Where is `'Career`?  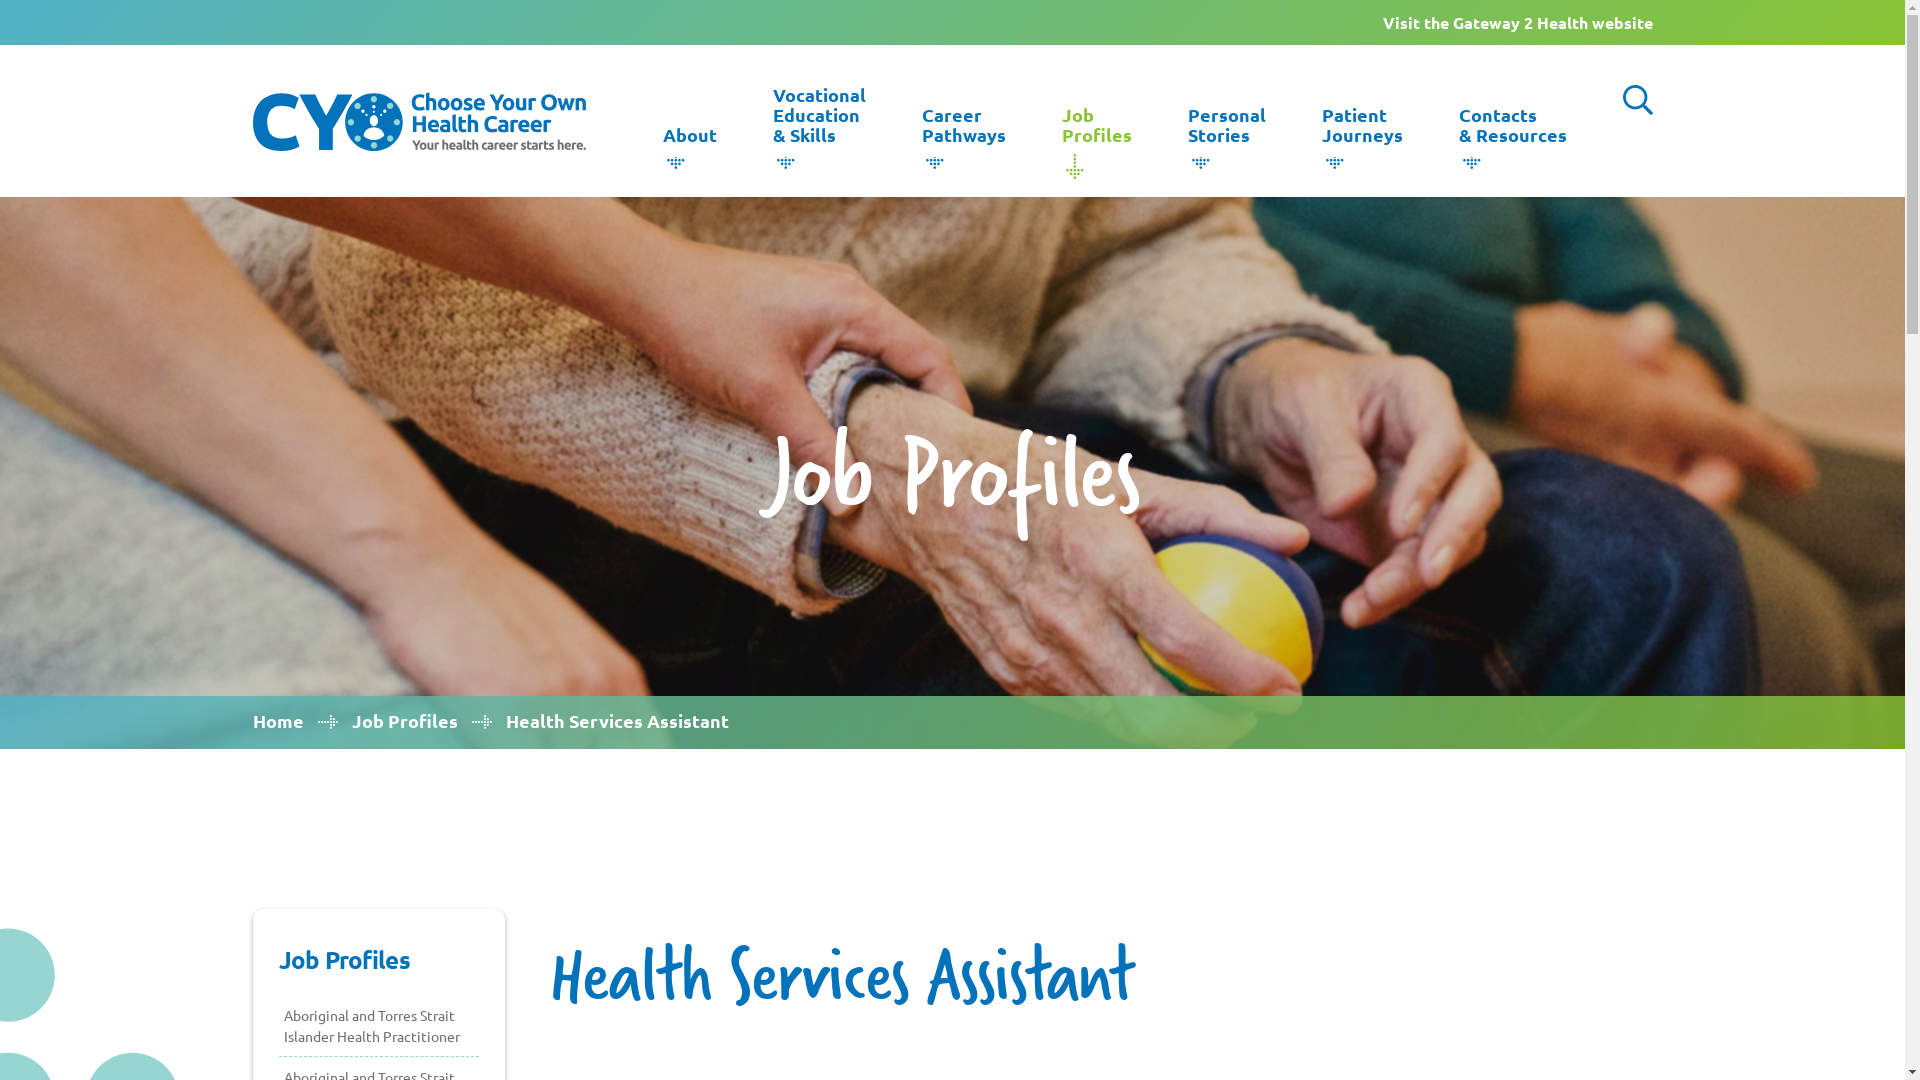
'Career is located at coordinates (964, 131).